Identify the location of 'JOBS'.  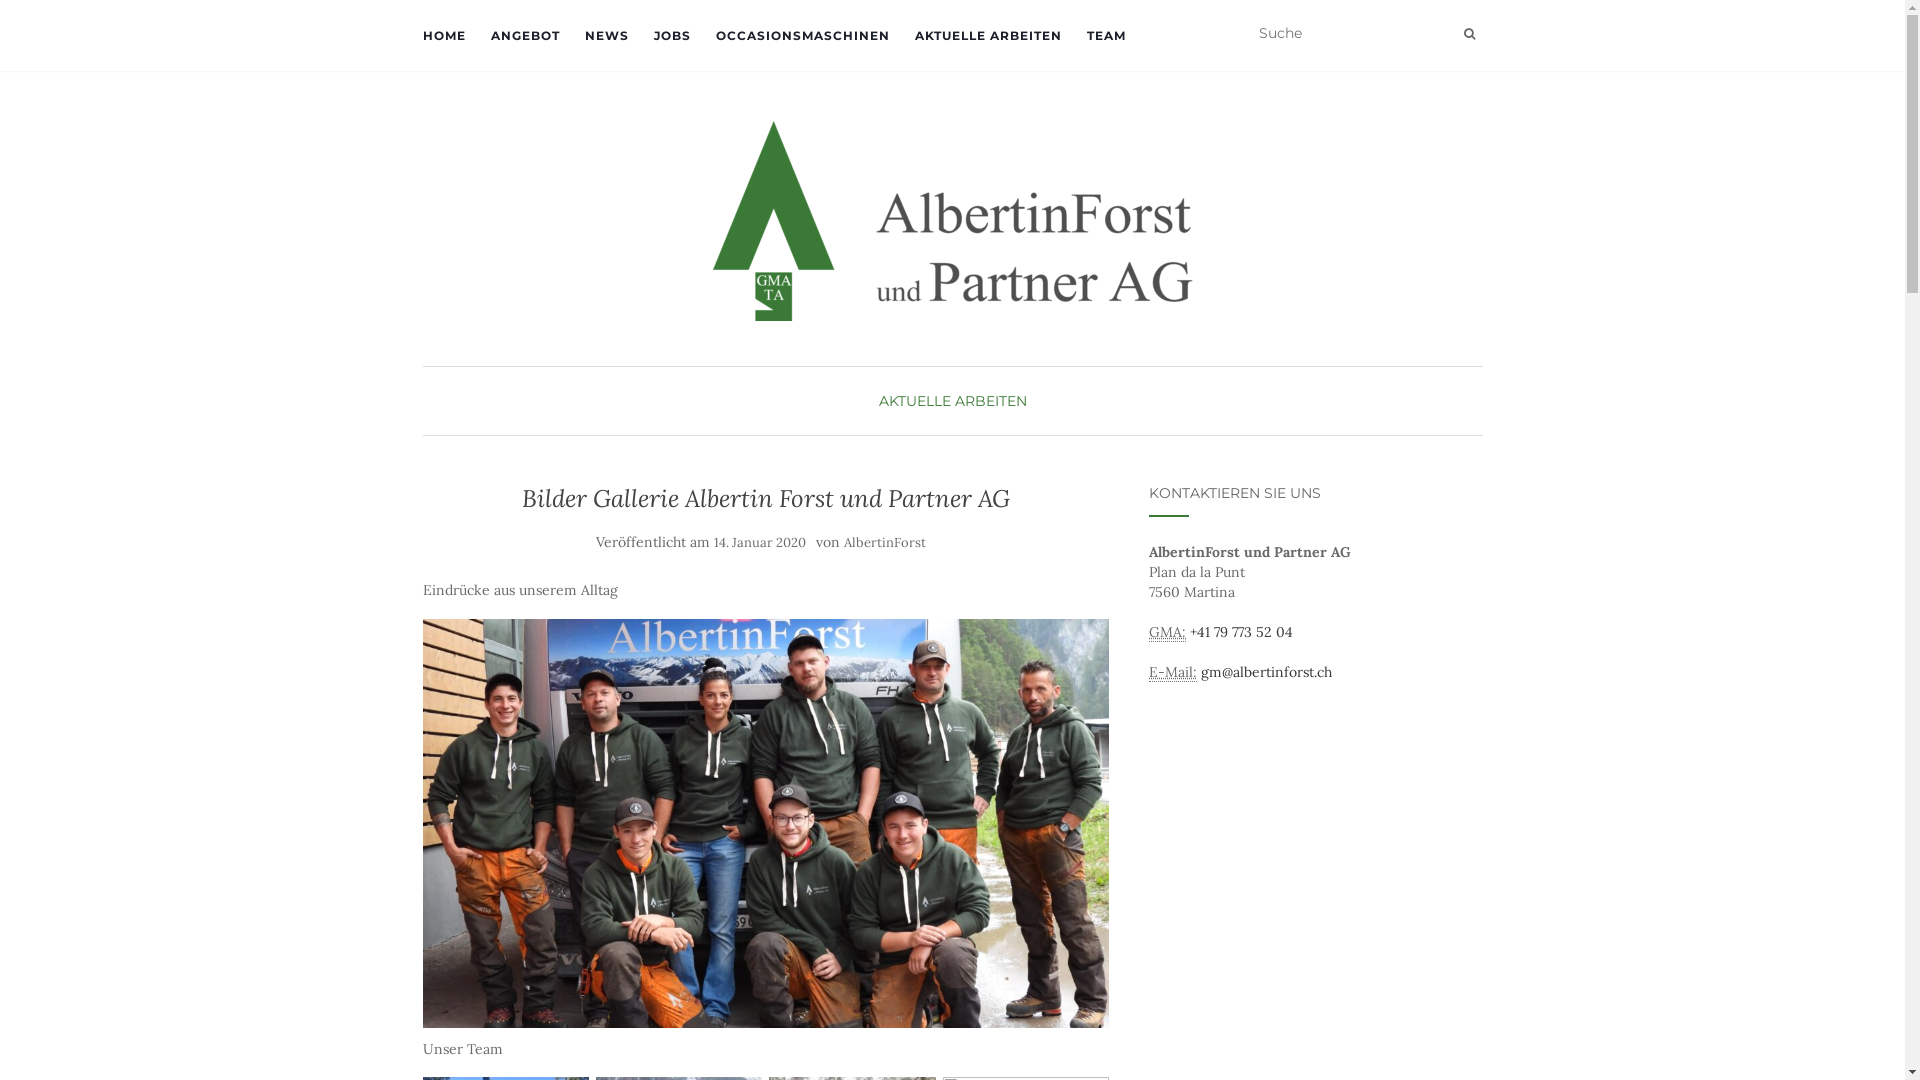
(672, 35).